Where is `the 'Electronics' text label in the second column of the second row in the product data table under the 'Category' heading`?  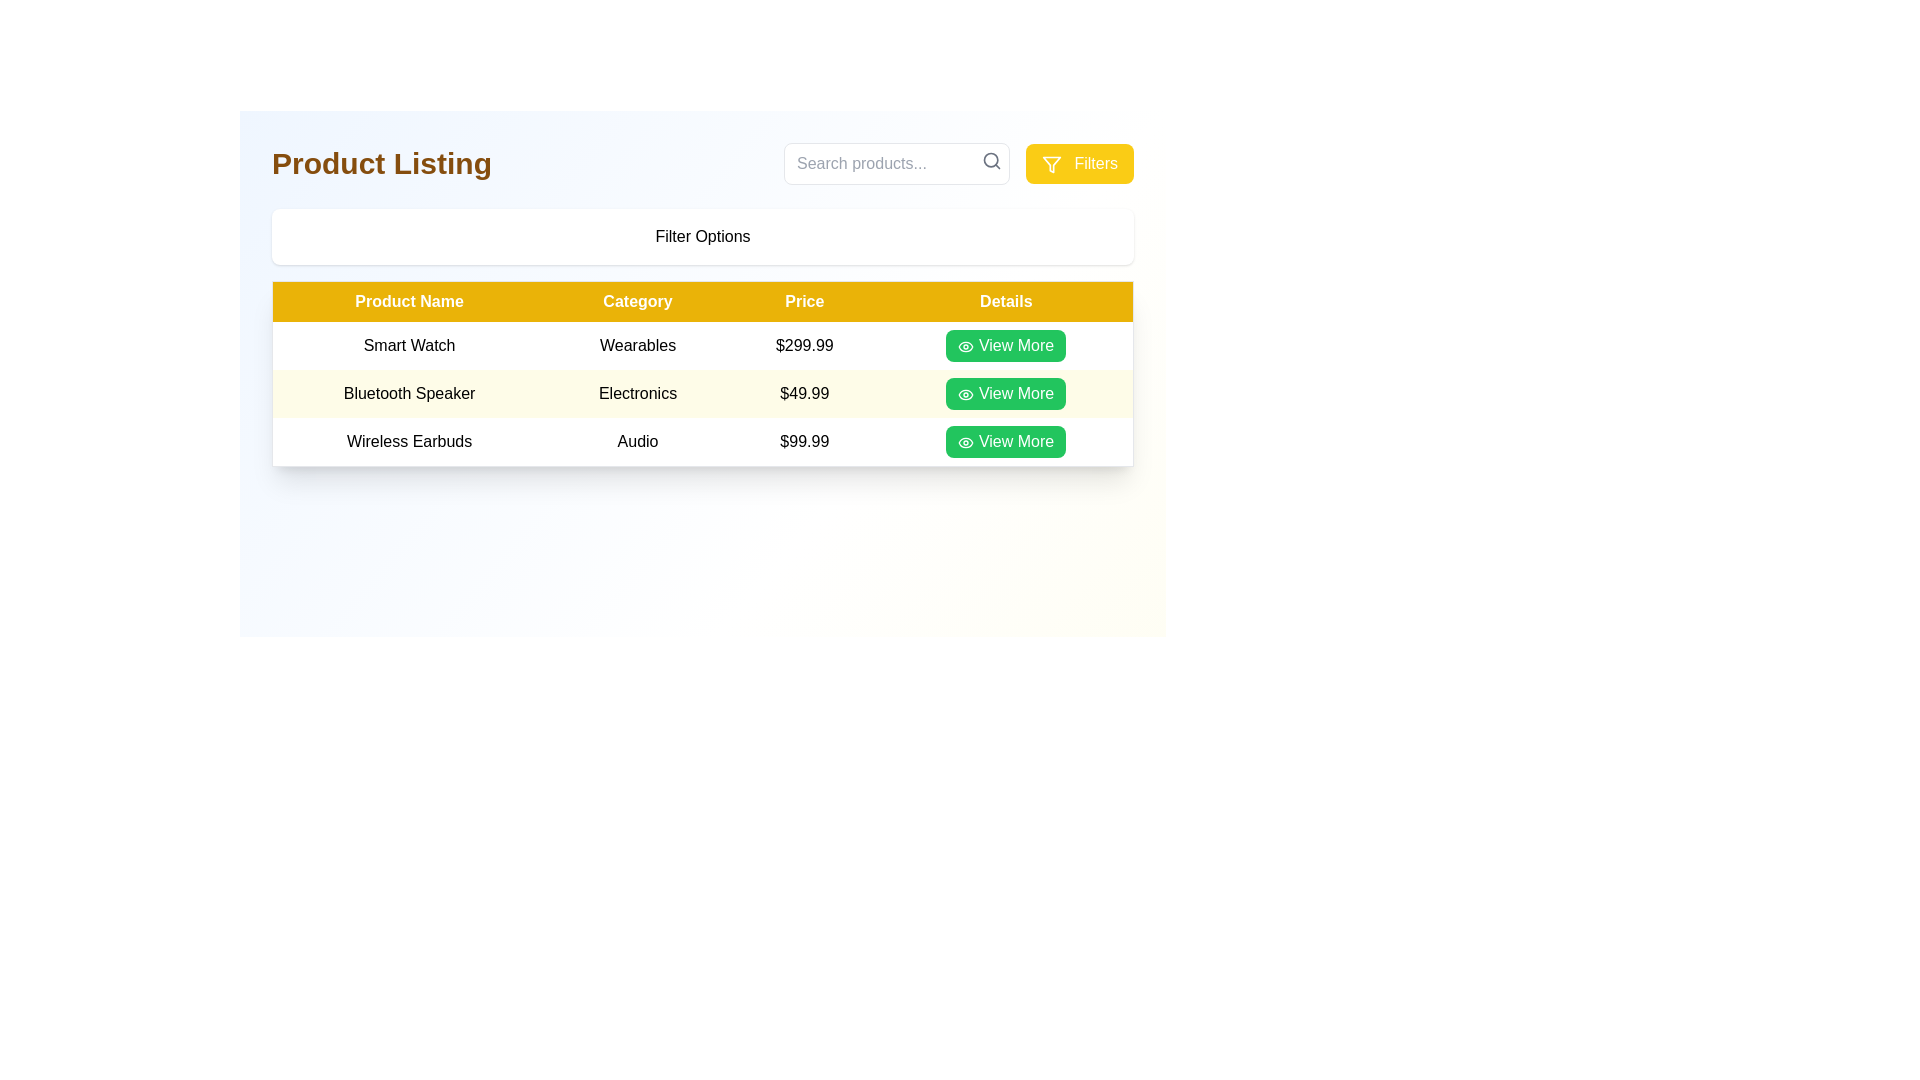 the 'Electronics' text label in the second column of the second row in the product data table under the 'Category' heading is located at coordinates (637, 393).